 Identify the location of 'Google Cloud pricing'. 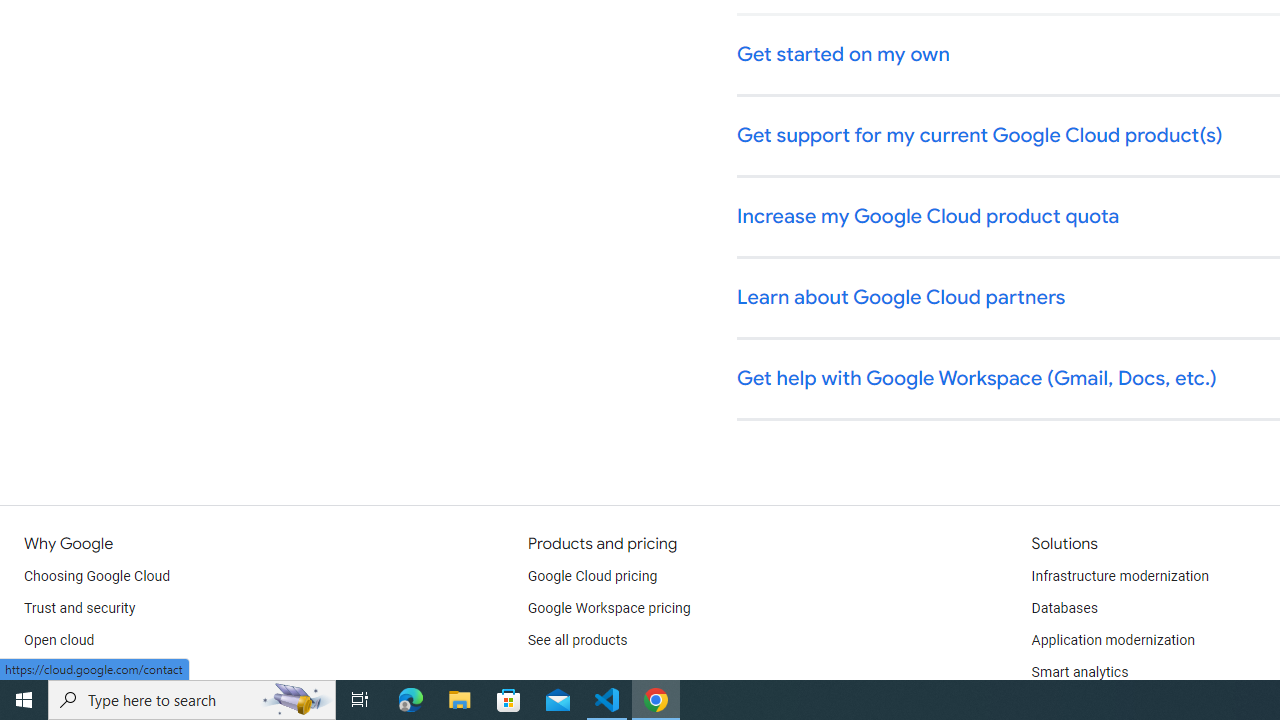
(591, 577).